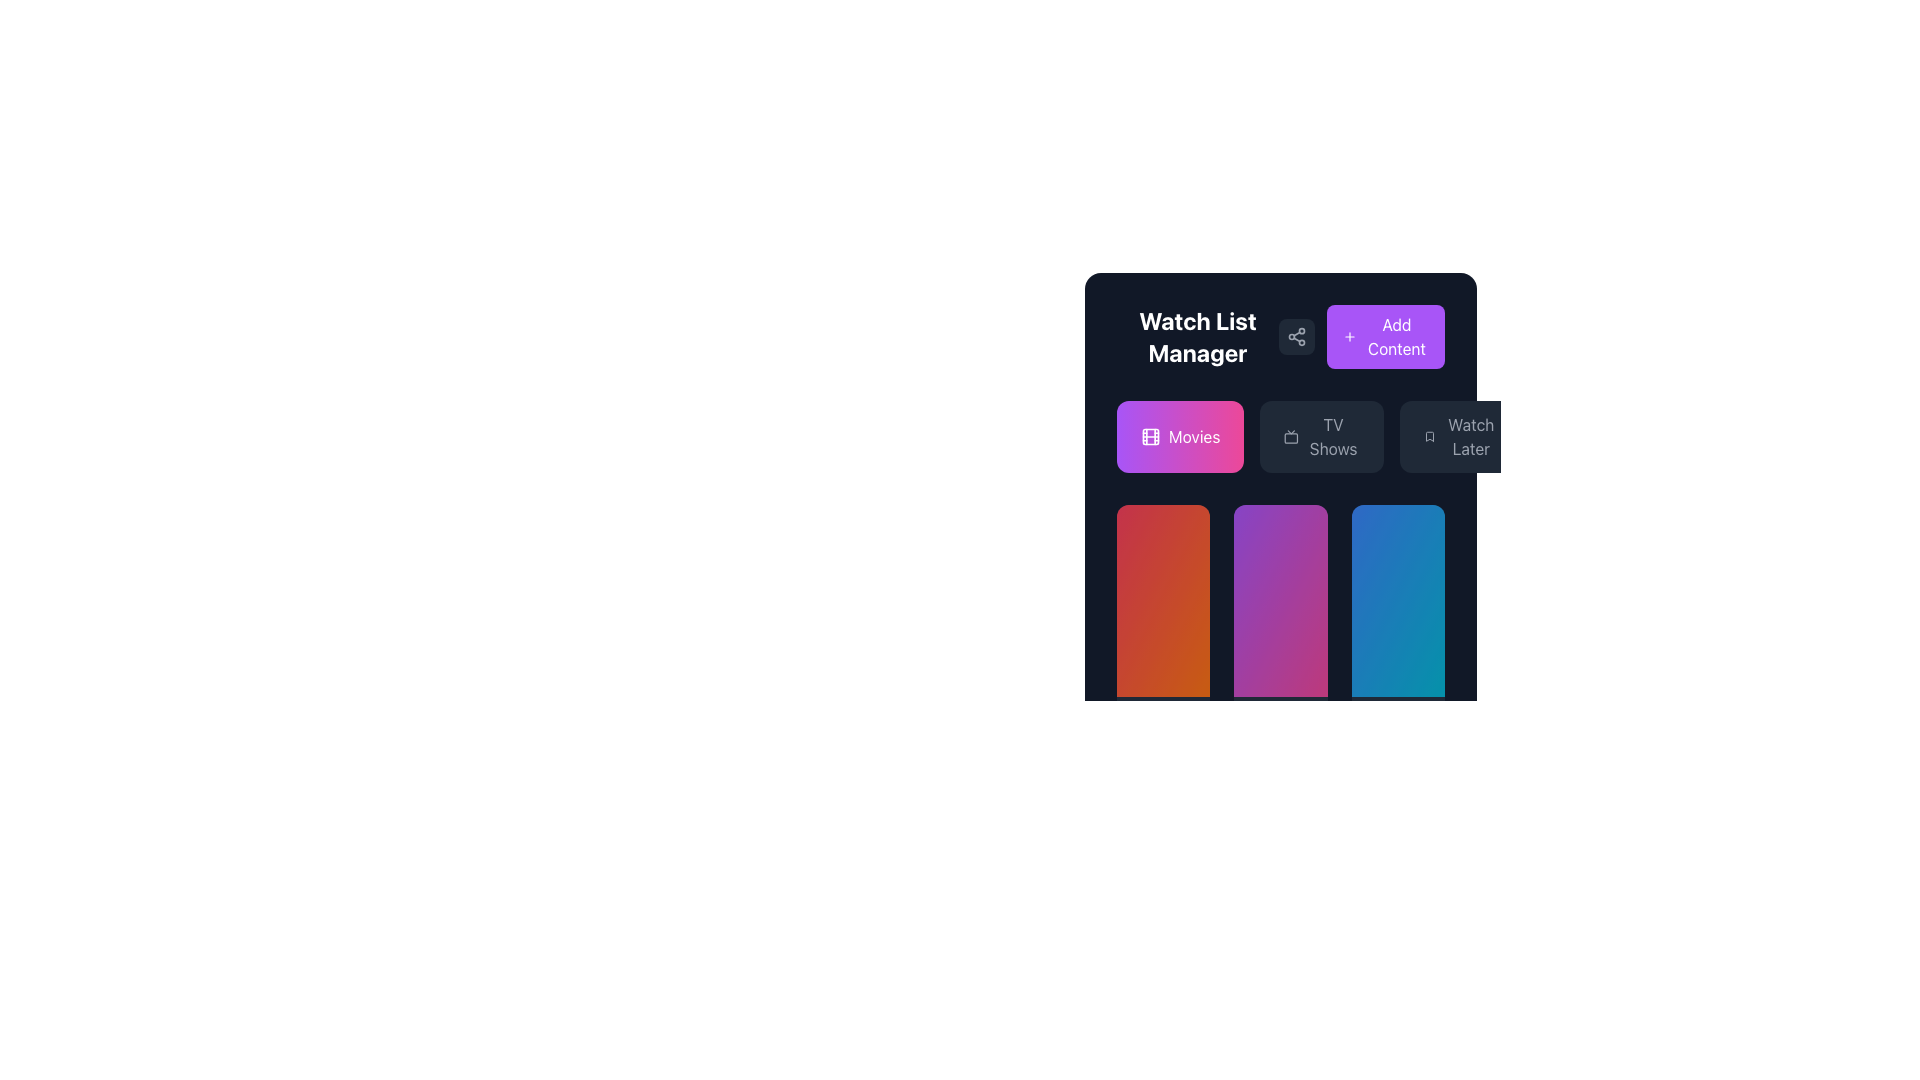 This screenshot has width=1920, height=1080. What do you see at coordinates (1281, 435) in the screenshot?
I see `the 'TV Shows' button, which is a rectangular button with a television icon and white text on a dark gray background, located between the 'Movies' and 'Watch Later' buttons` at bounding box center [1281, 435].